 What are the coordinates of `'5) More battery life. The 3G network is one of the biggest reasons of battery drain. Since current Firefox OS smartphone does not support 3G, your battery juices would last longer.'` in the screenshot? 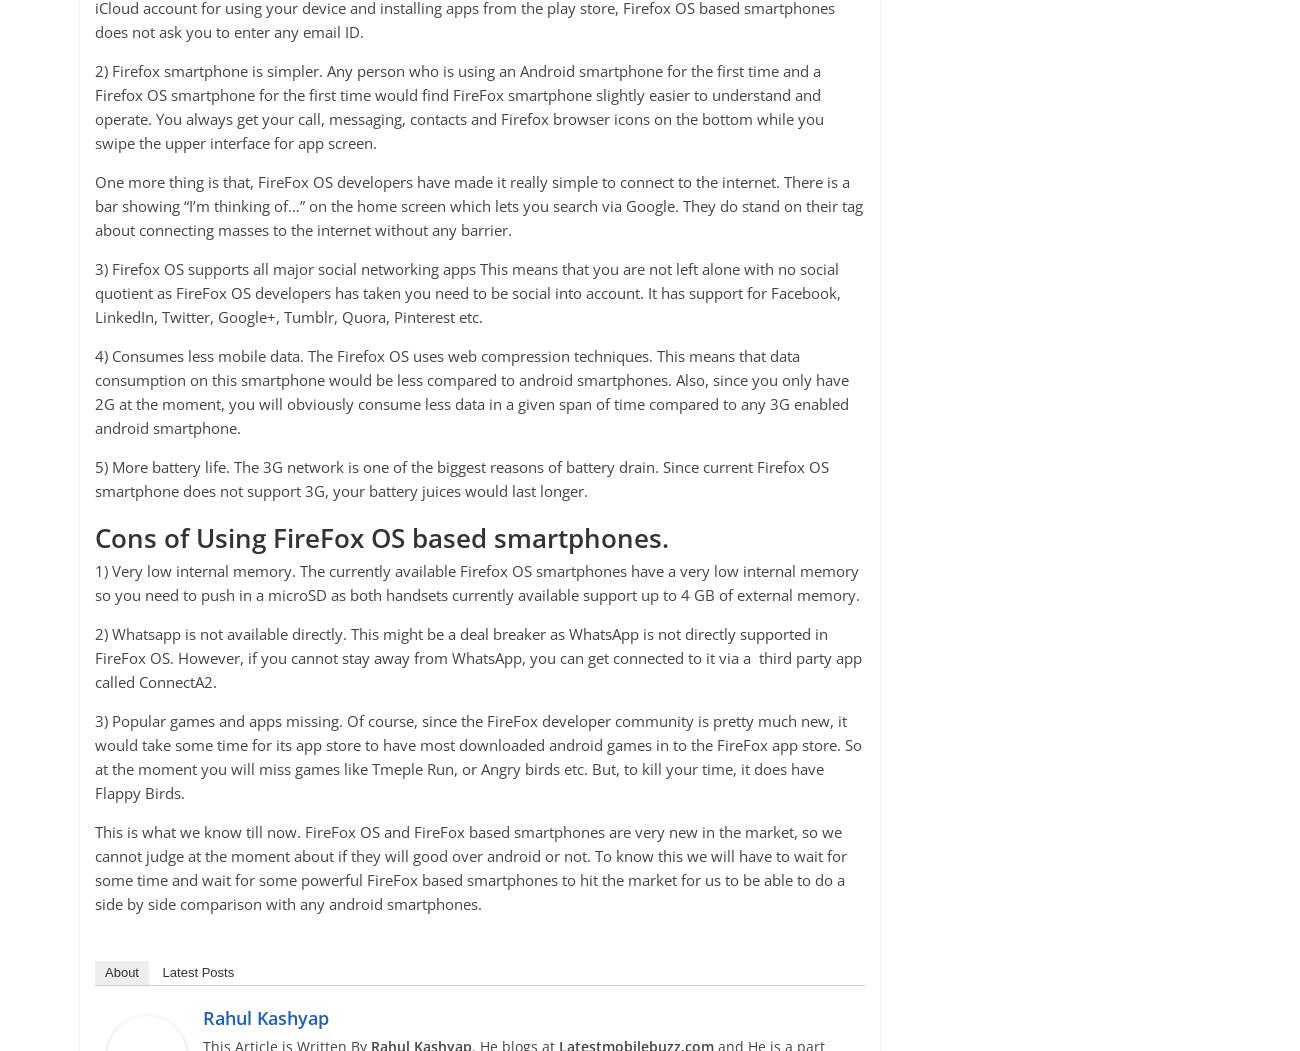 It's located at (461, 476).